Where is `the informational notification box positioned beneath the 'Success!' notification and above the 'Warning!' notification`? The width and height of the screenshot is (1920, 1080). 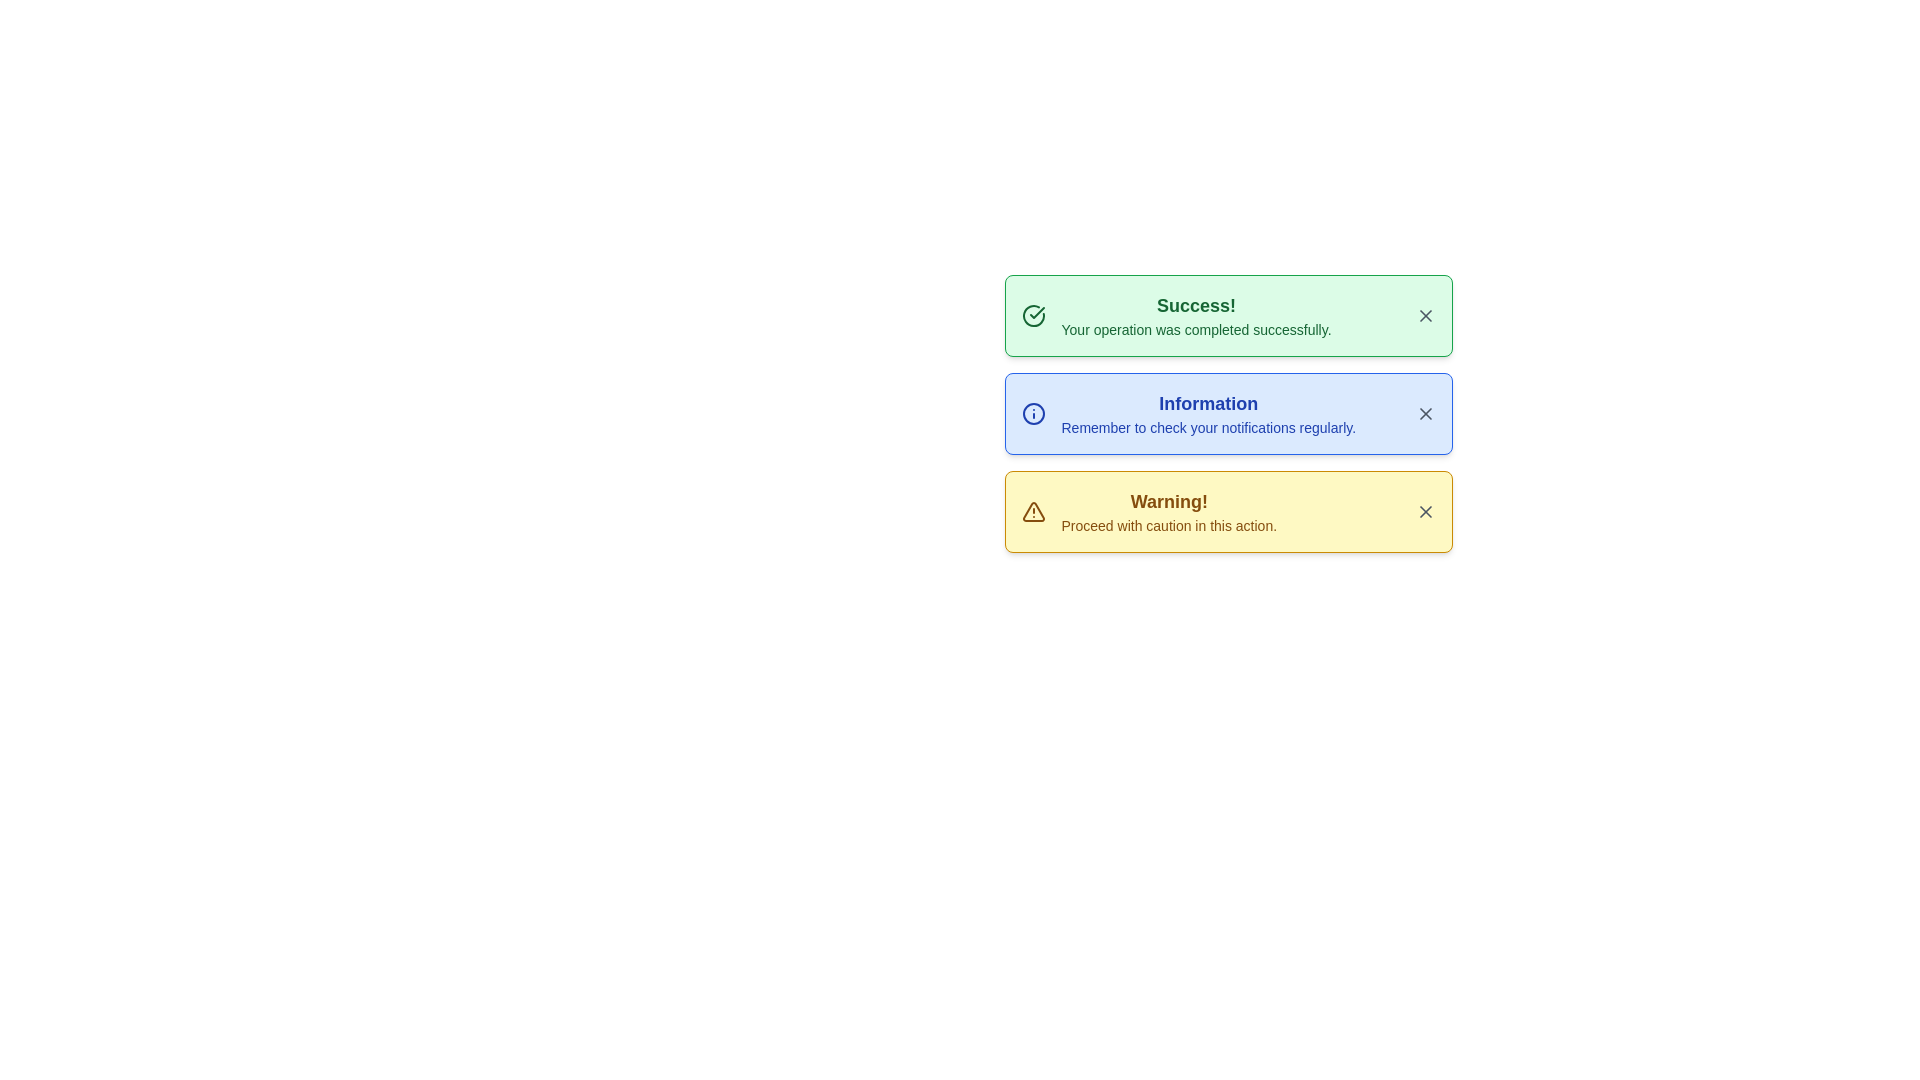 the informational notification box positioned beneath the 'Success!' notification and above the 'Warning!' notification is located at coordinates (1227, 412).